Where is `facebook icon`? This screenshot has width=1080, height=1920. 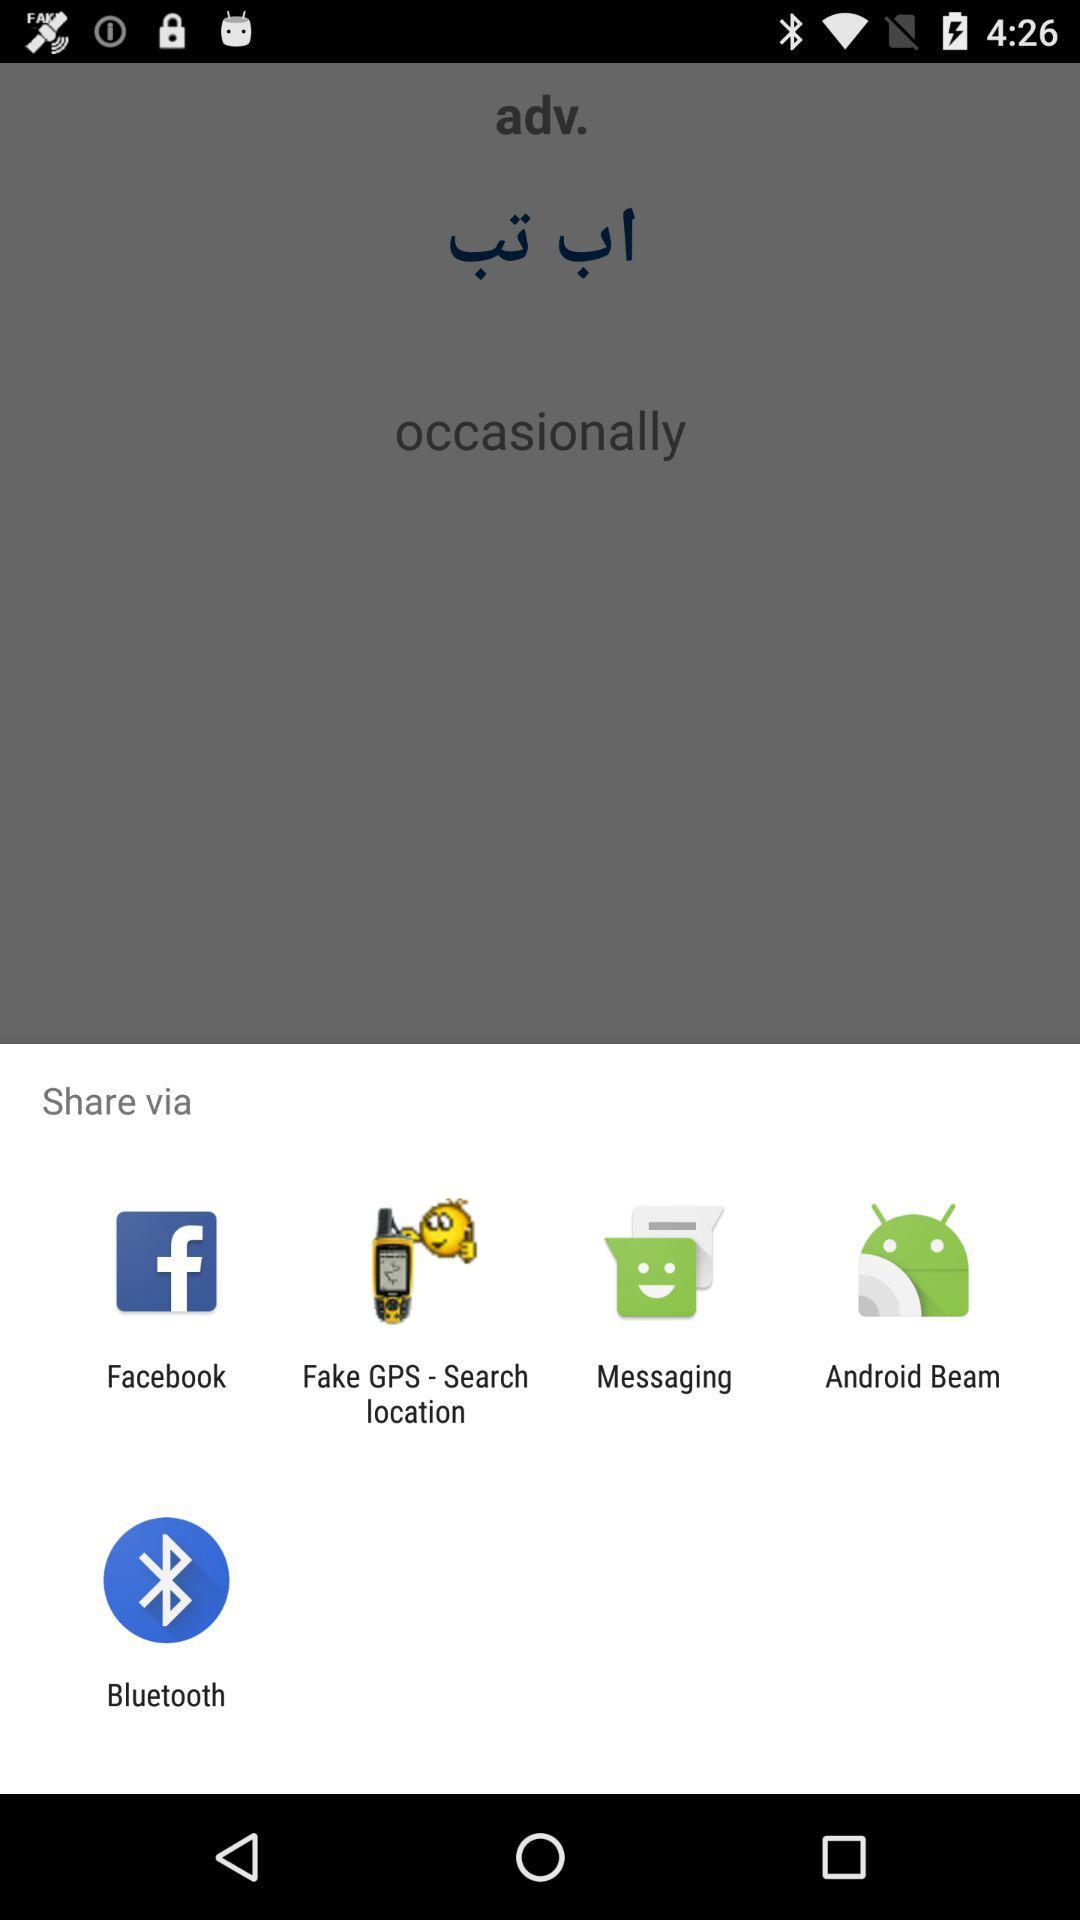
facebook icon is located at coordinates (165, 1392).